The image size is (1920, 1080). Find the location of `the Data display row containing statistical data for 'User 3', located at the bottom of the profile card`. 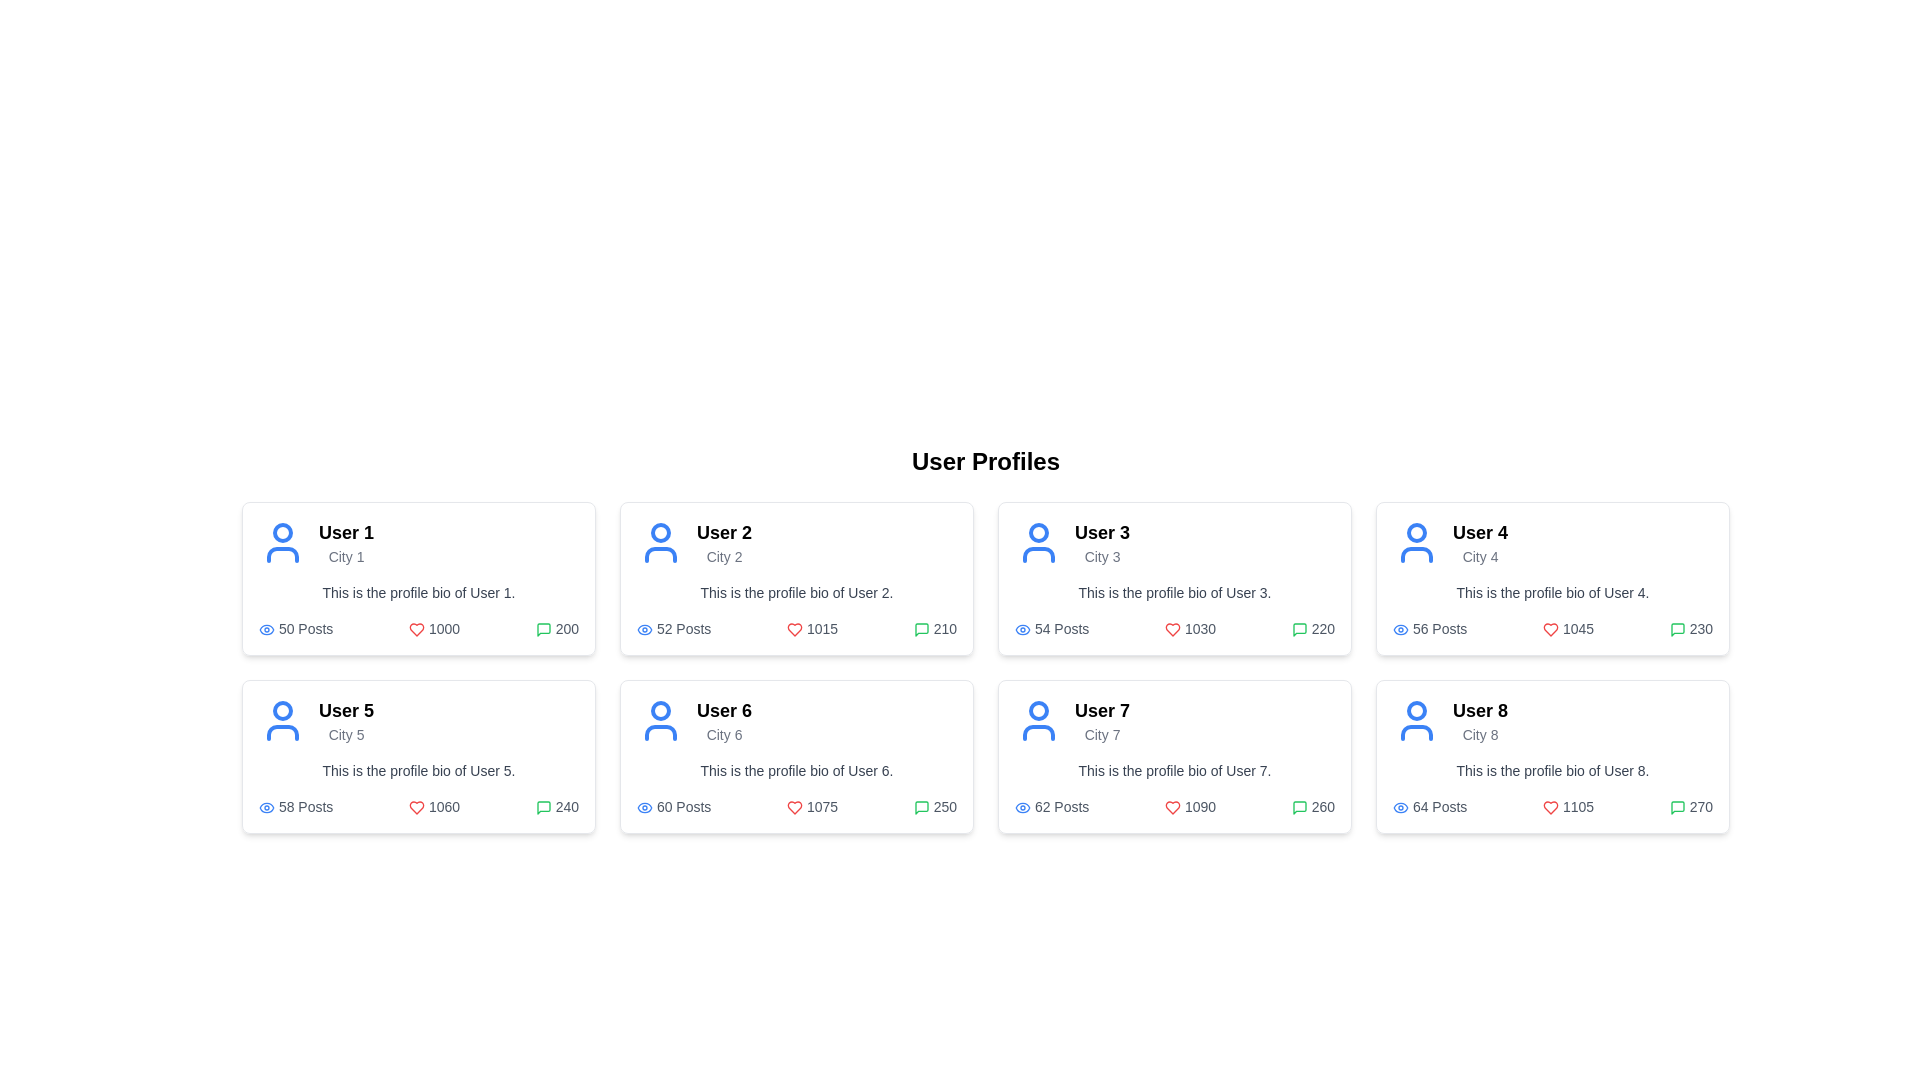

the Data display row containing statistical data for 'User 3', located at the bottom of the profile card is located at coordinates (1175, 627).